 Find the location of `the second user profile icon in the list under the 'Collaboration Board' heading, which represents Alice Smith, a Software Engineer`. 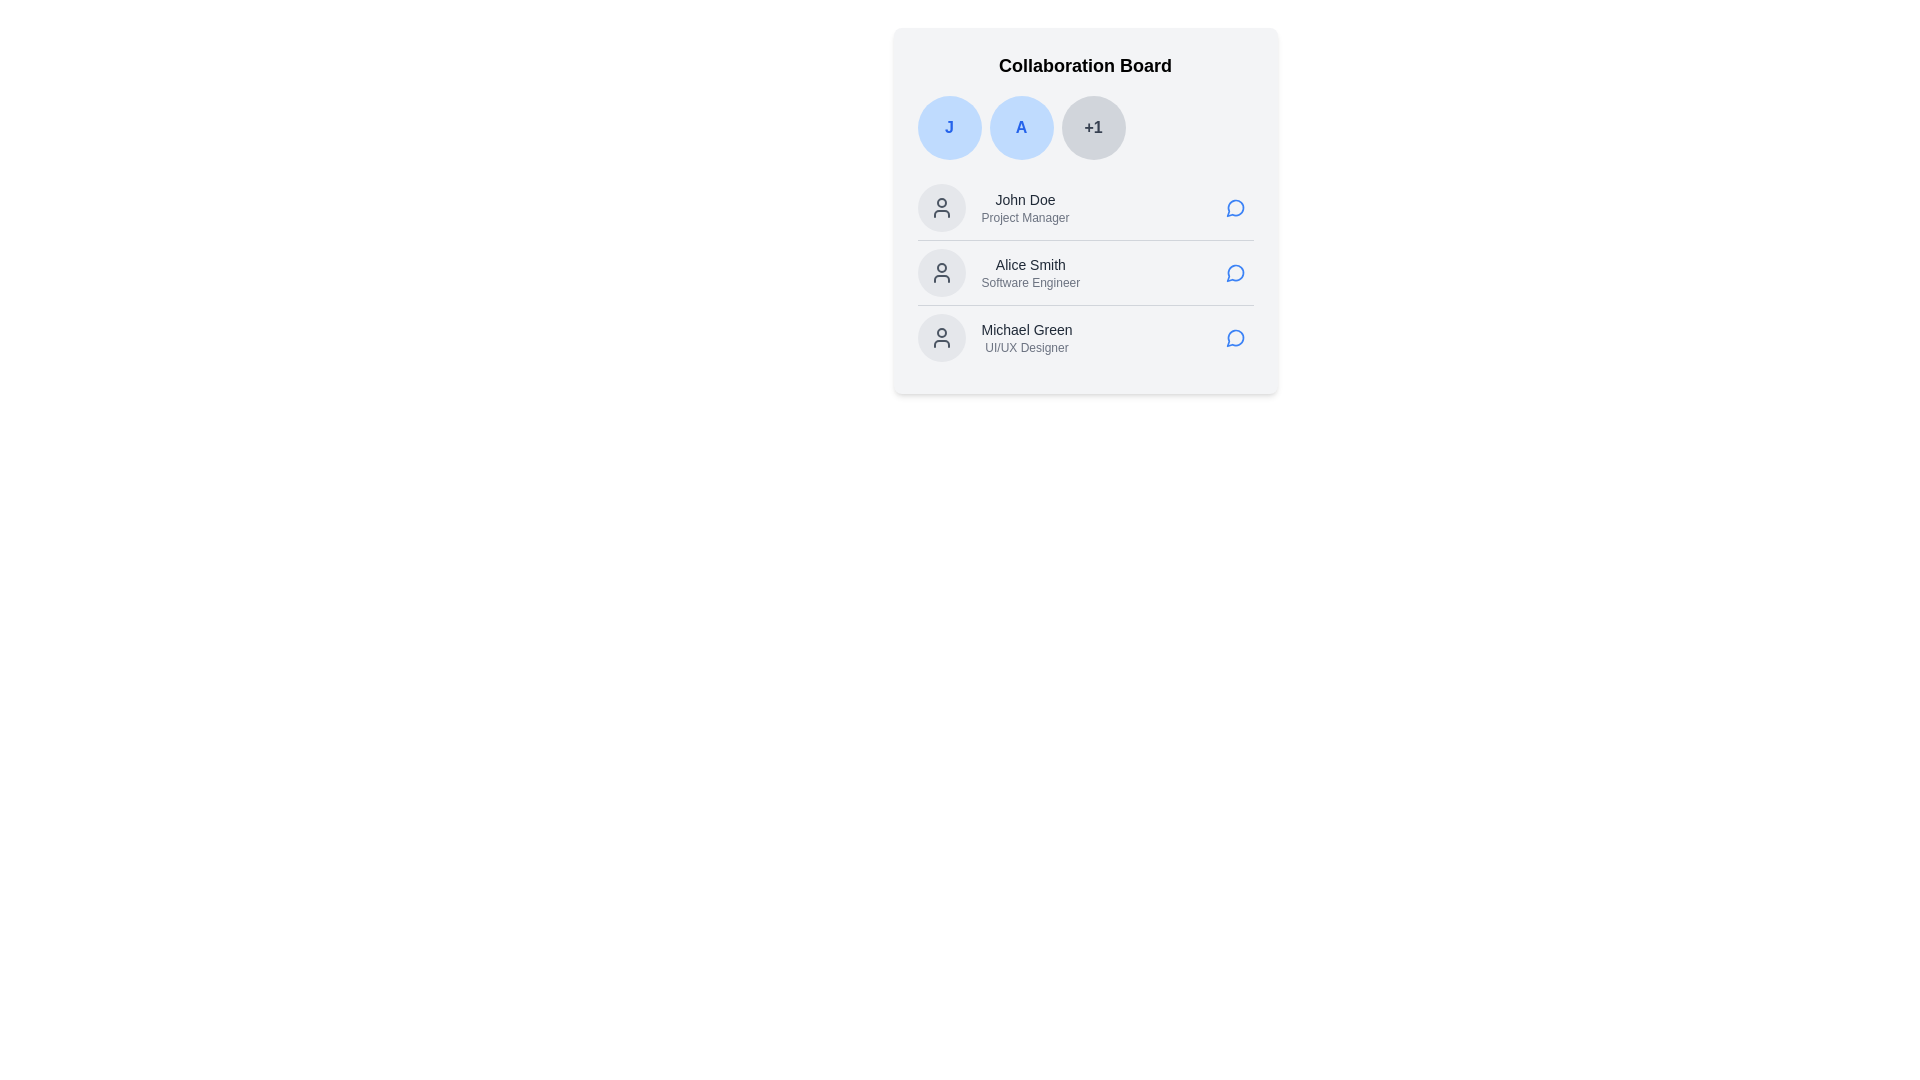

the second user profile icon in the list under the 'Collaboration Board' heading, which represents Alice Smith, a Software Engineer is located at coordinates (940, 273).